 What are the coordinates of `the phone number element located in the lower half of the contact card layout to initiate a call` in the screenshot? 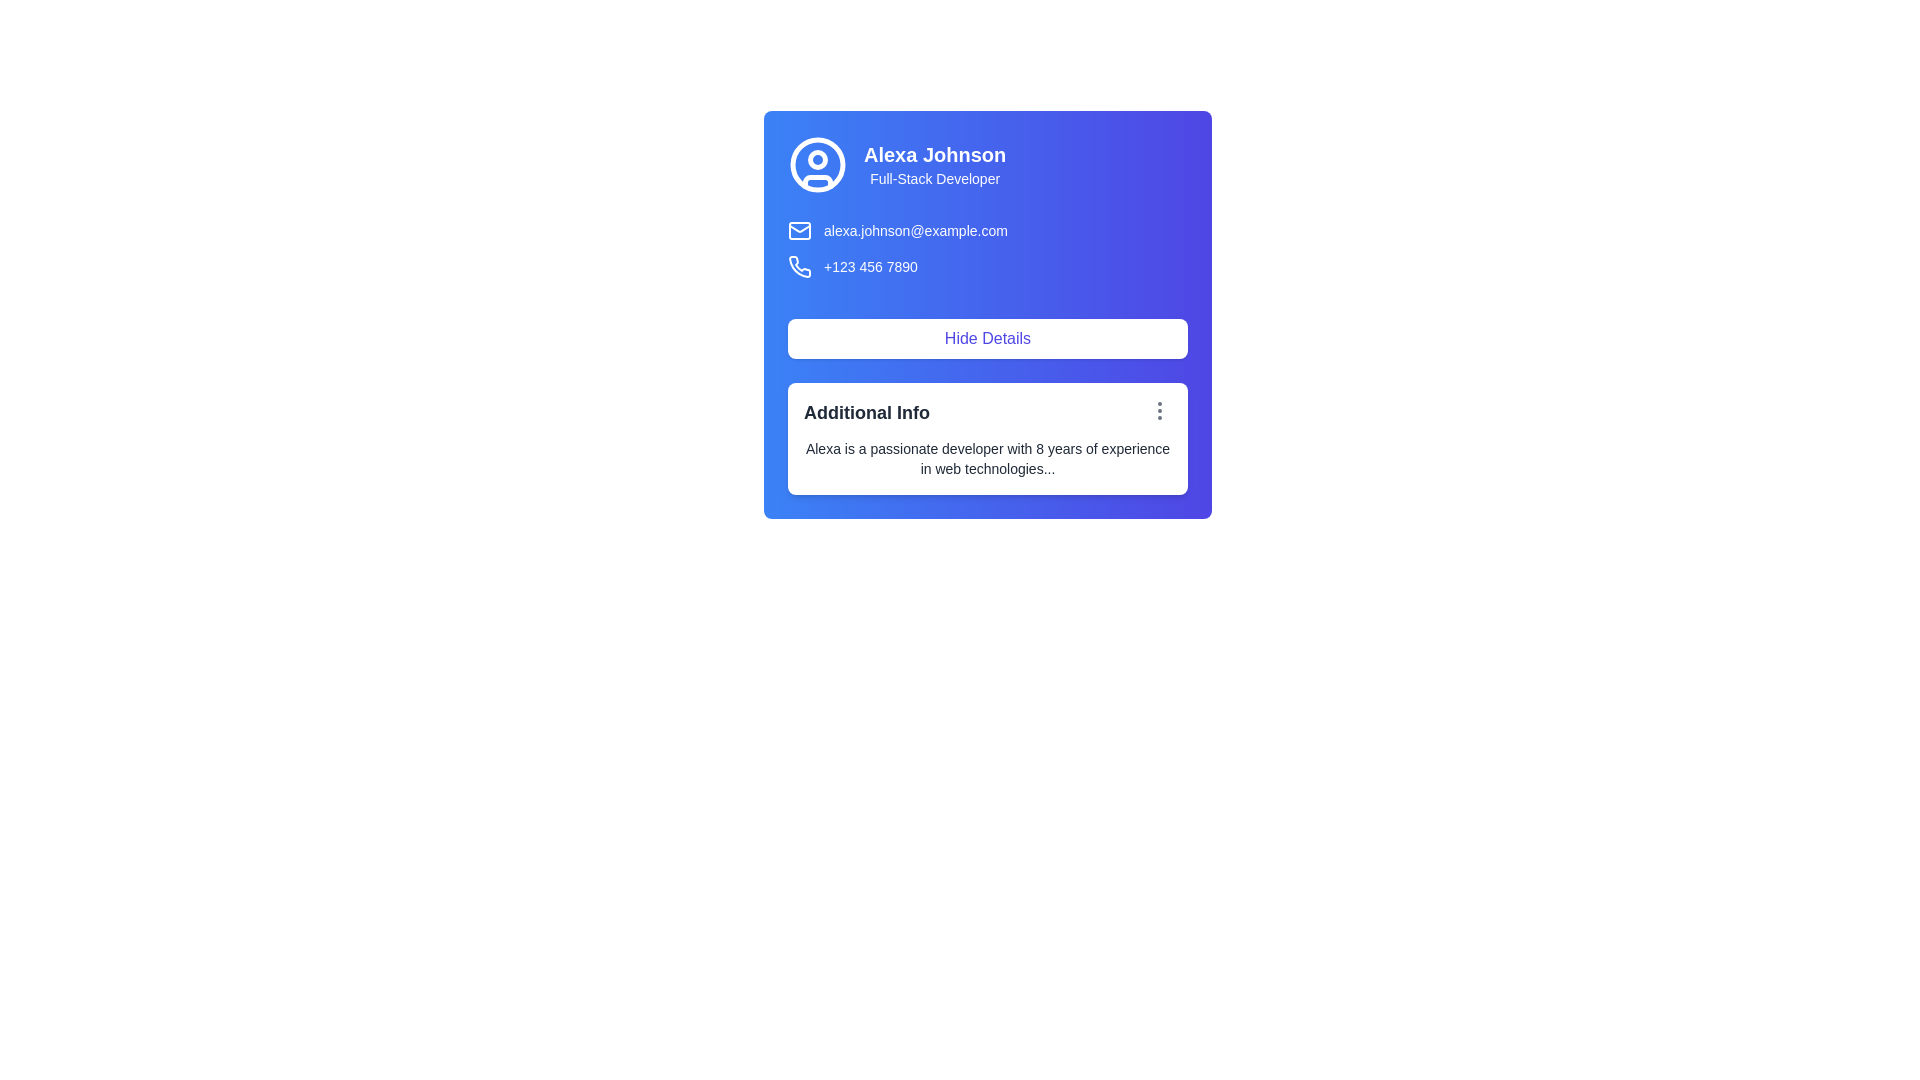 It's located at (988, 265).